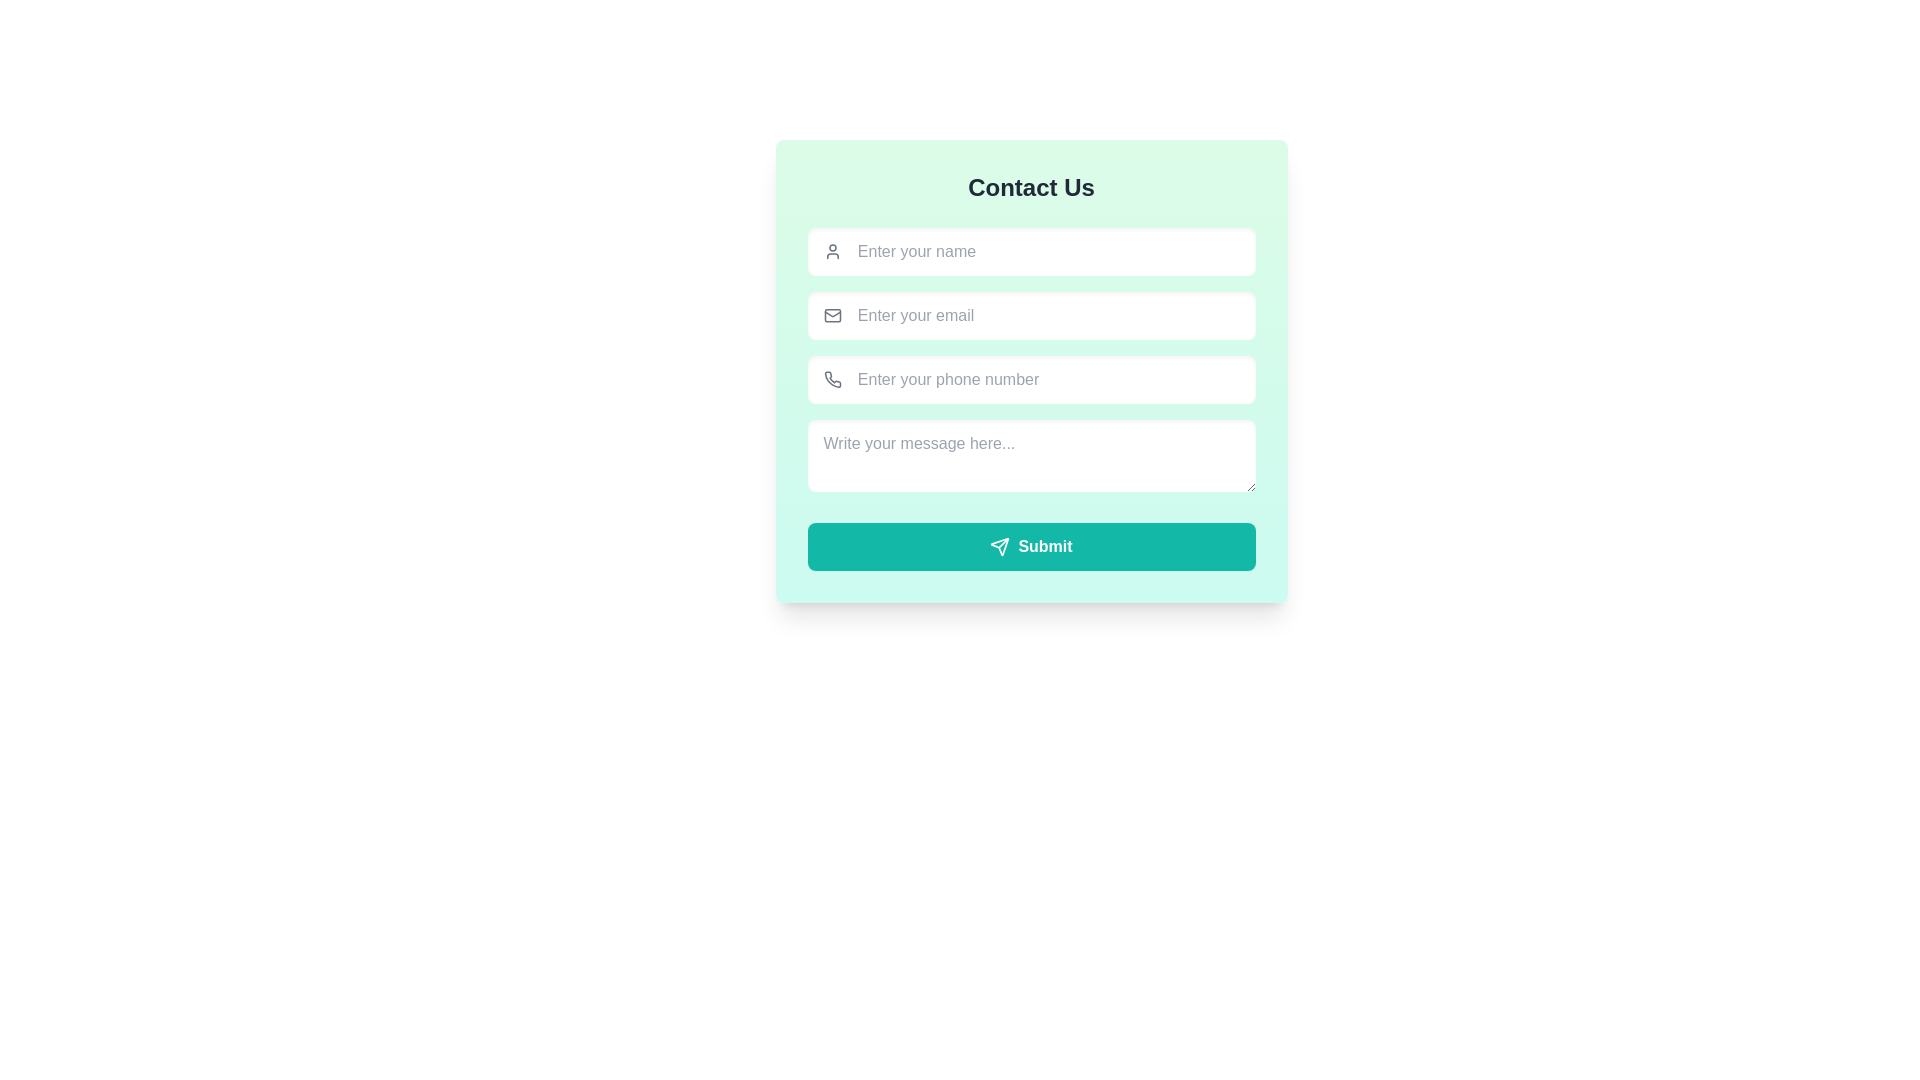 Image resolution: width=1920 pixels, height=1080 pixels. Describe the element at coordinates (1044, 547) in the screenshot. I see `label 'Submit' of the text label inside the teal button at the bottom of the 'Contact Us' form` at that location.